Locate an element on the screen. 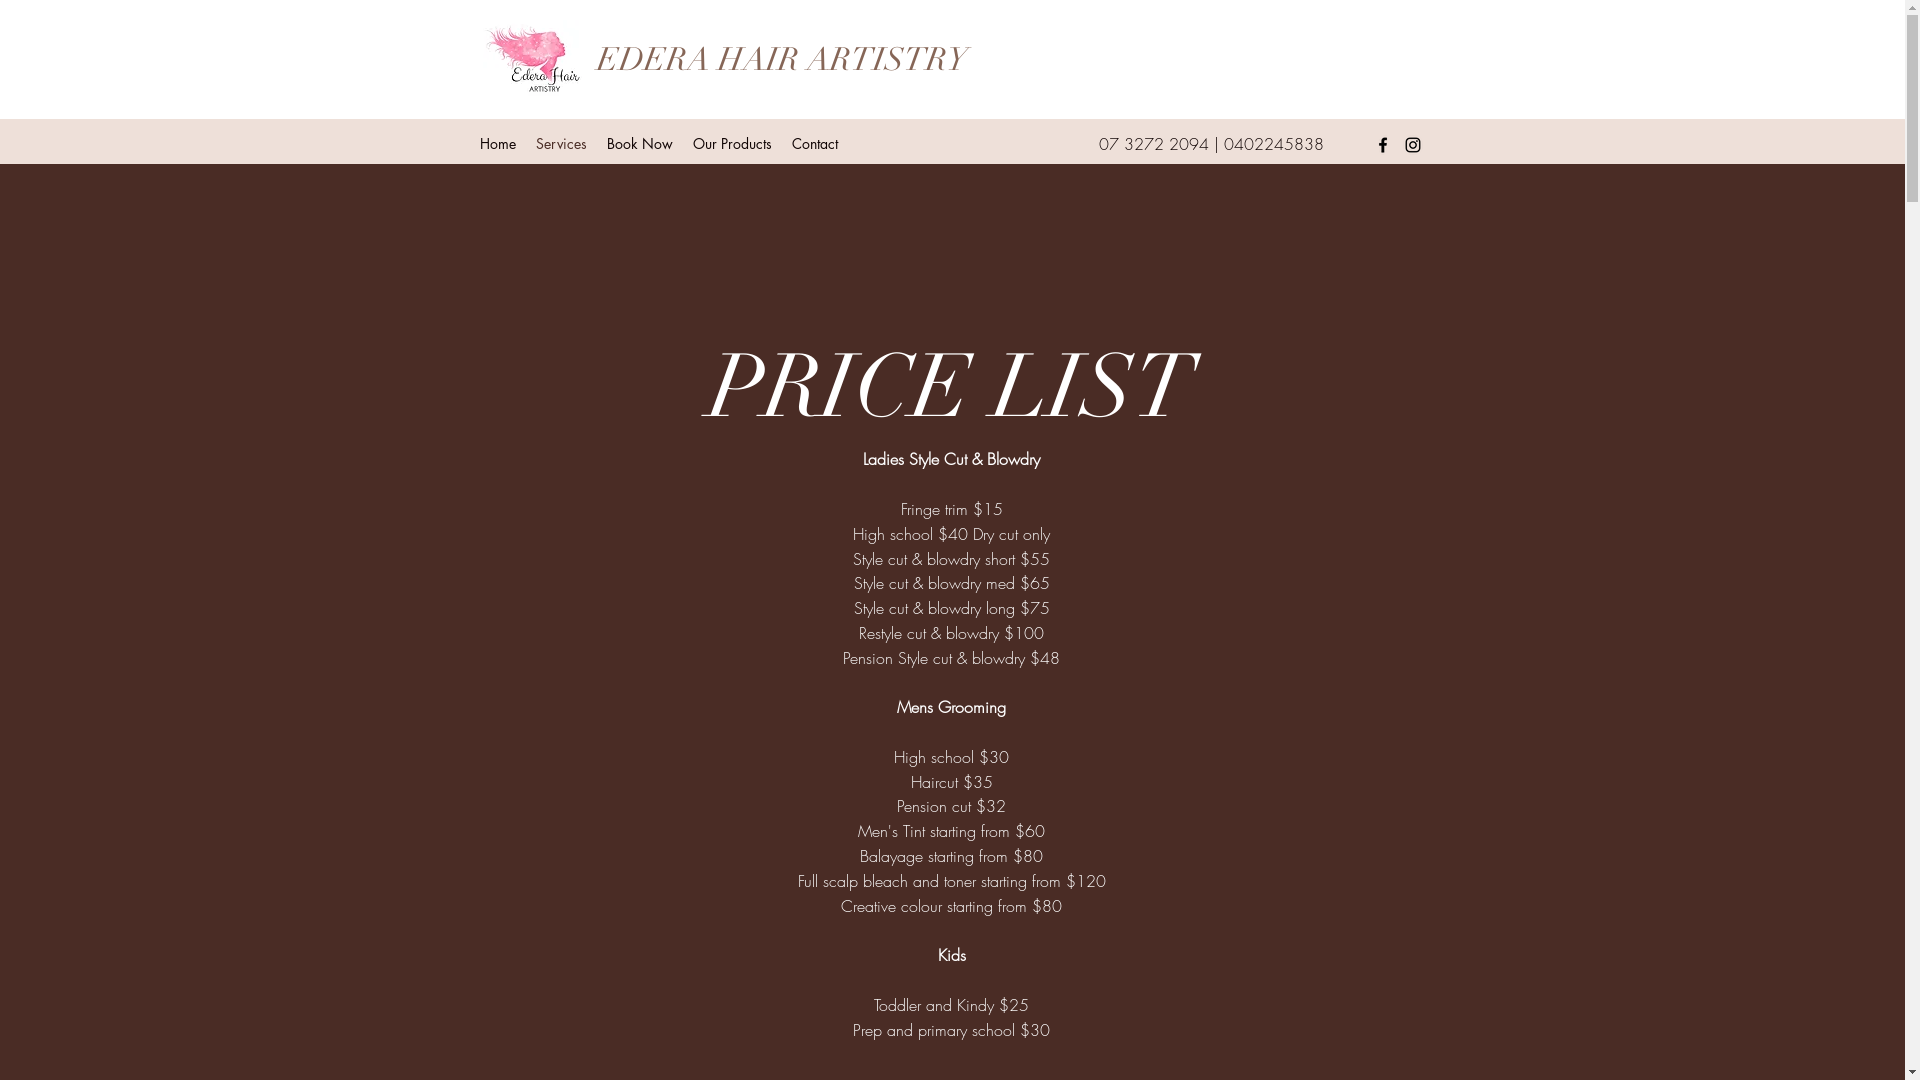 Image resolution: width=1920 pixels, height=1080 pixels. 'Contact' is located at coordinates (815, 142).